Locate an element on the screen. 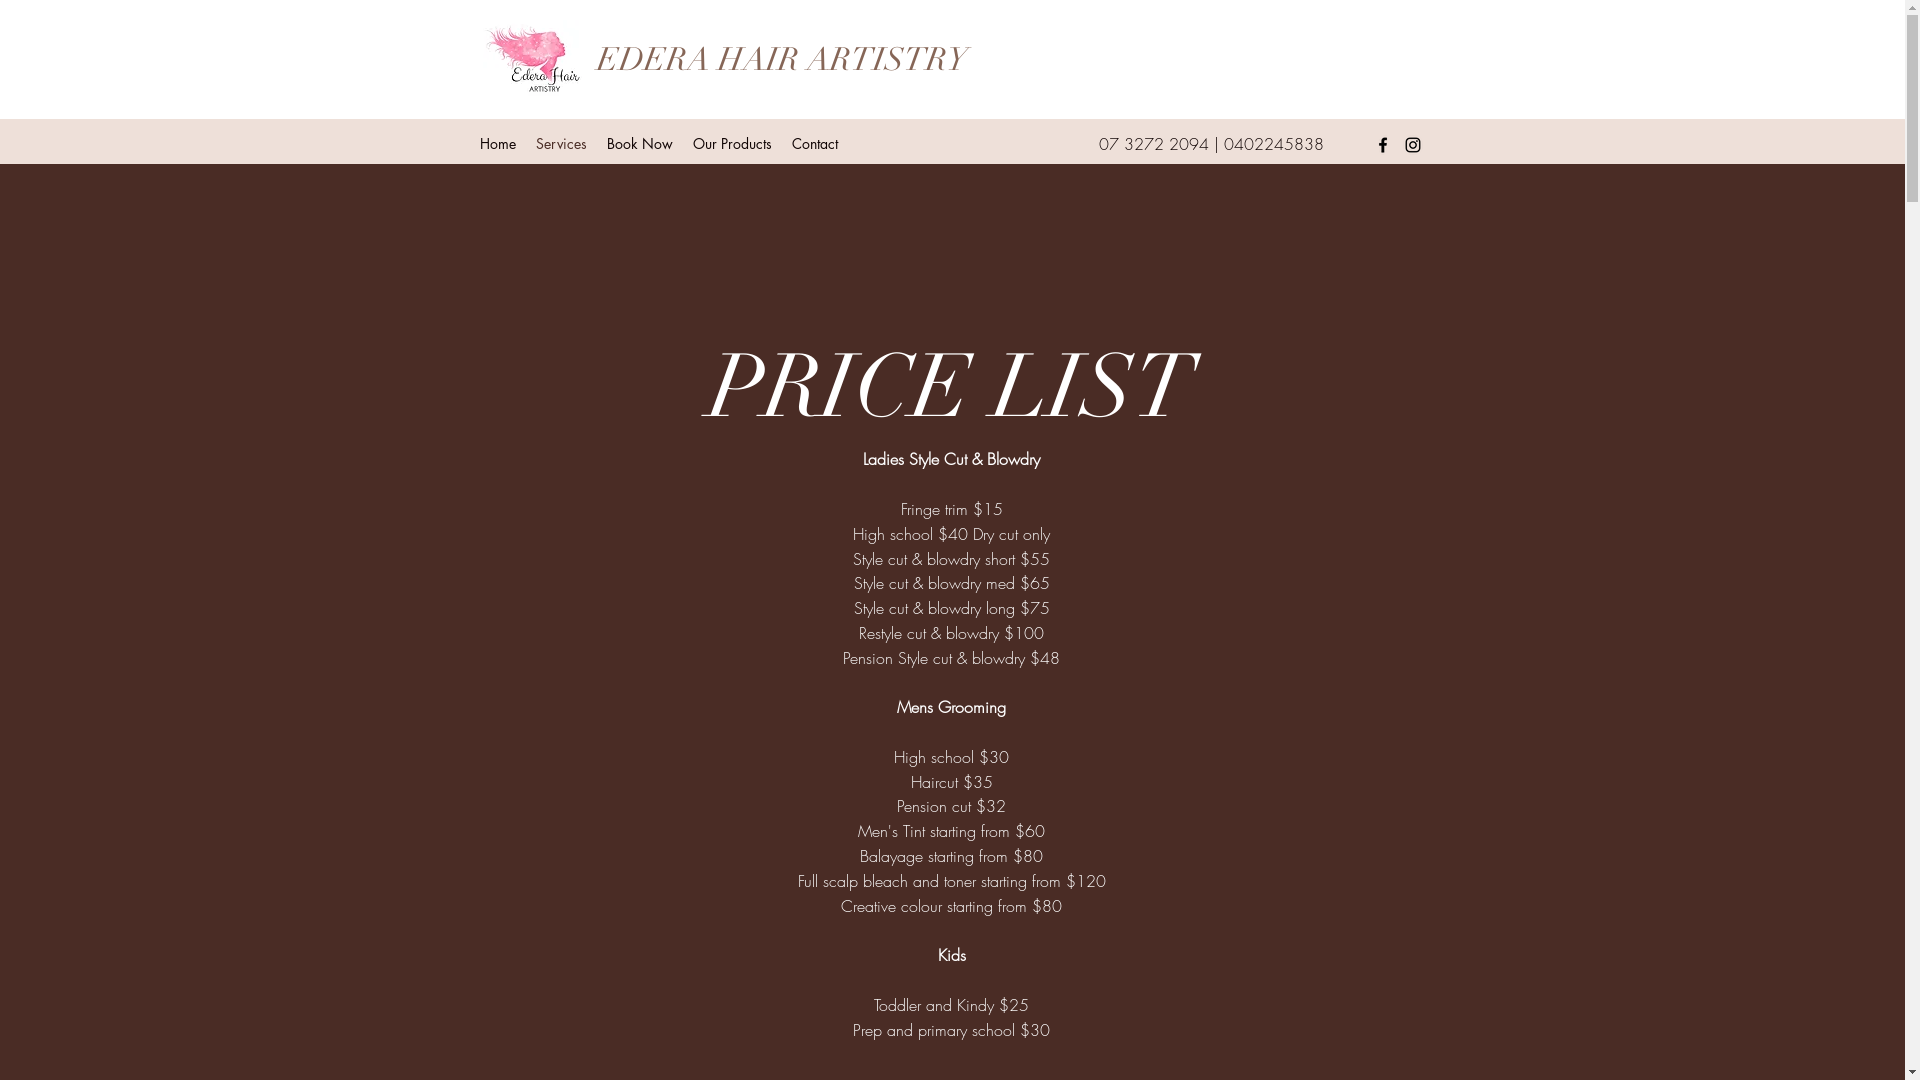 Image resolution: width=1920 pixels, height=1080 pixels. 'Contact' is located at coordinates (815, 142).